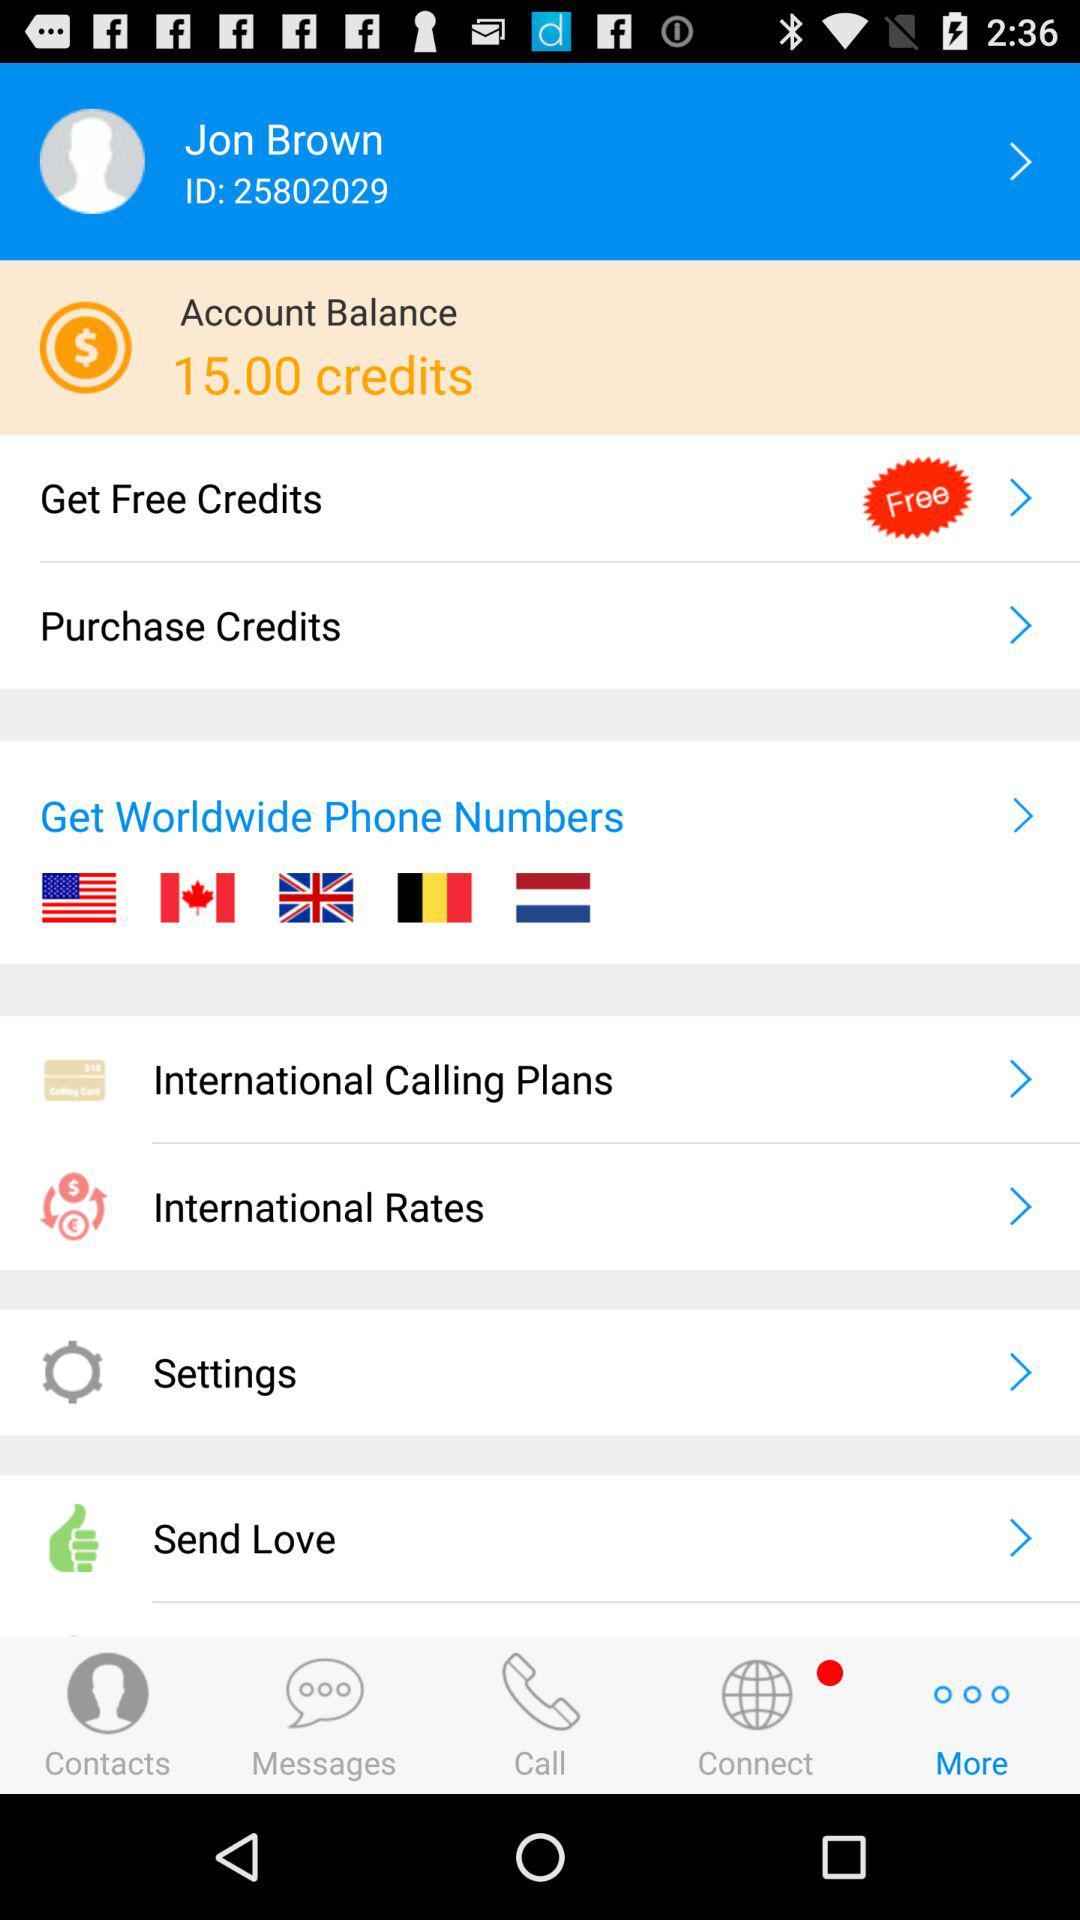 The image size is (1080, 1920). I want to click on the avatar icon, so click(92, 172).